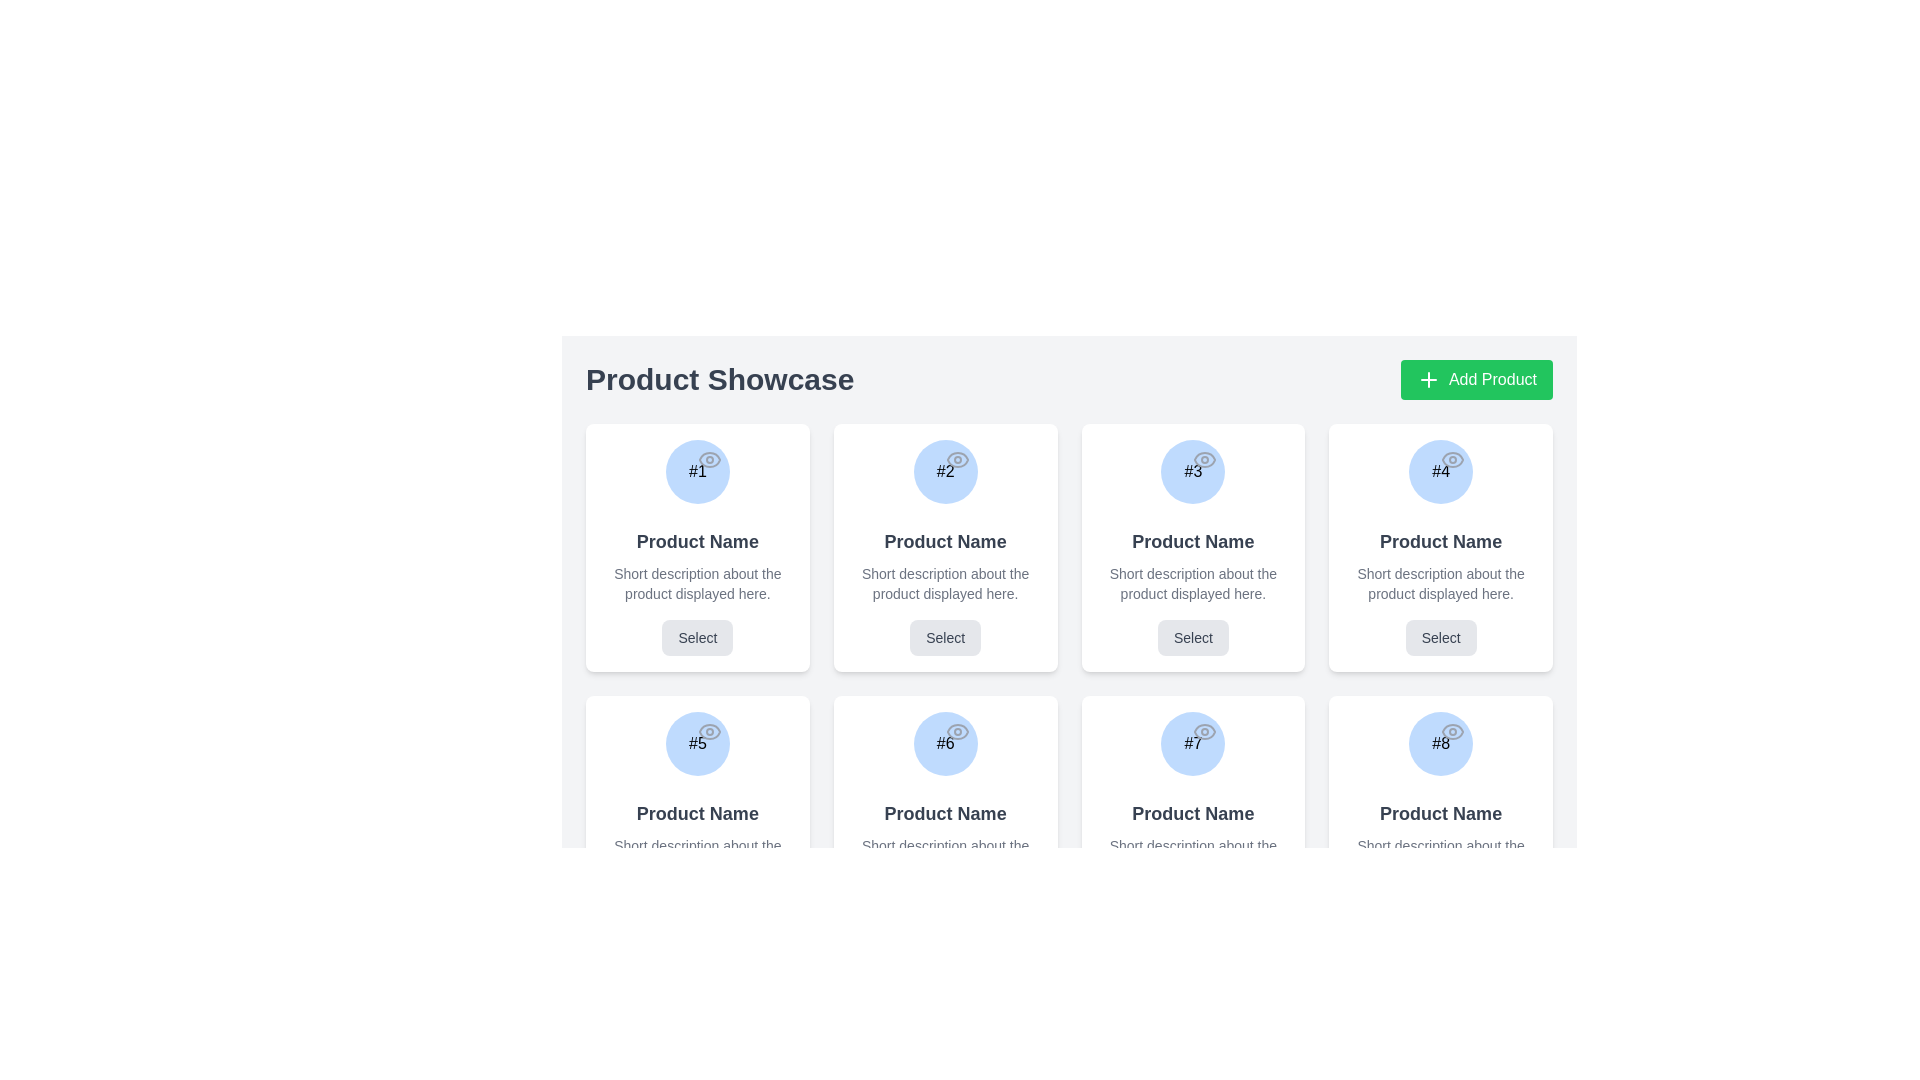 The height and width of the screenshot is (1080, 1920). I want to click on the text label '#1' located at the top-center of the first product card in the grid layout, so click(697, 471).